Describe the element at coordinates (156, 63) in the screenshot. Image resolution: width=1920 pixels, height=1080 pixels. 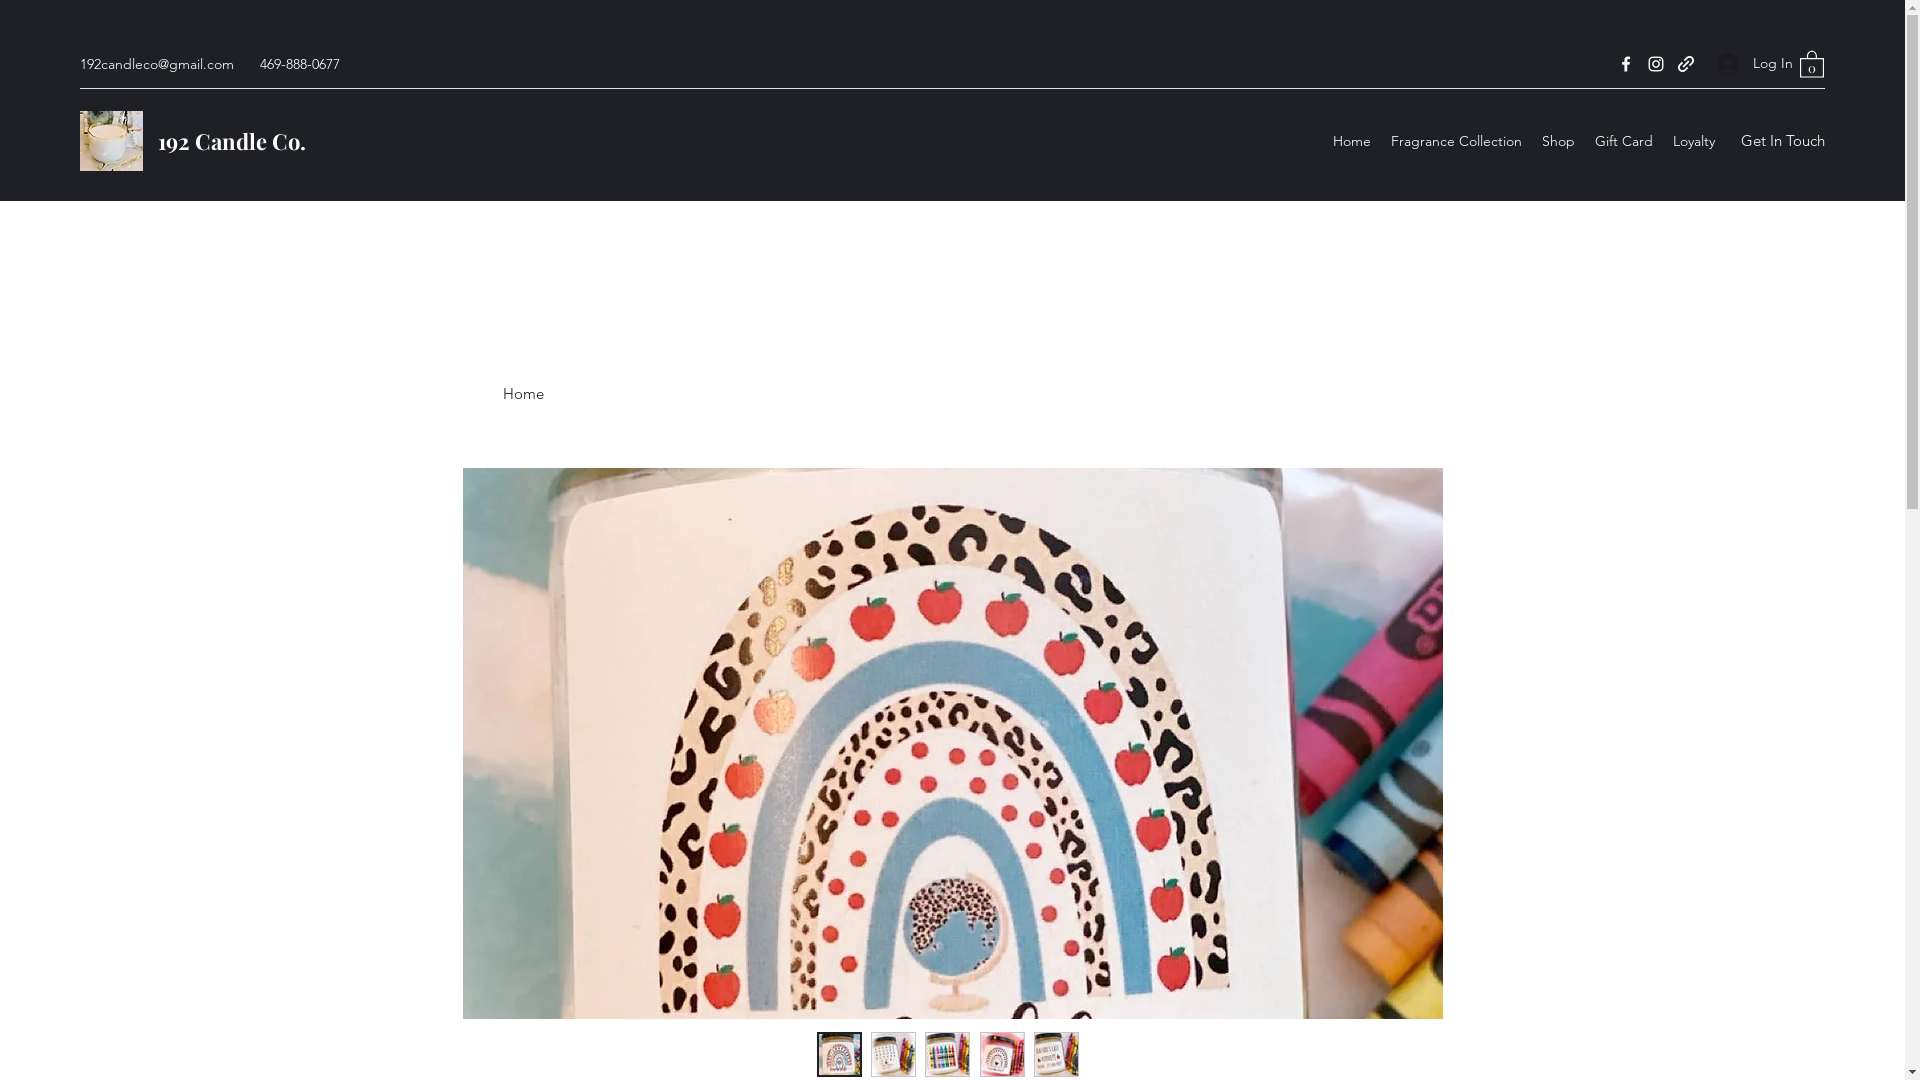
I see `'192candleco@gmail.com'` at that location.